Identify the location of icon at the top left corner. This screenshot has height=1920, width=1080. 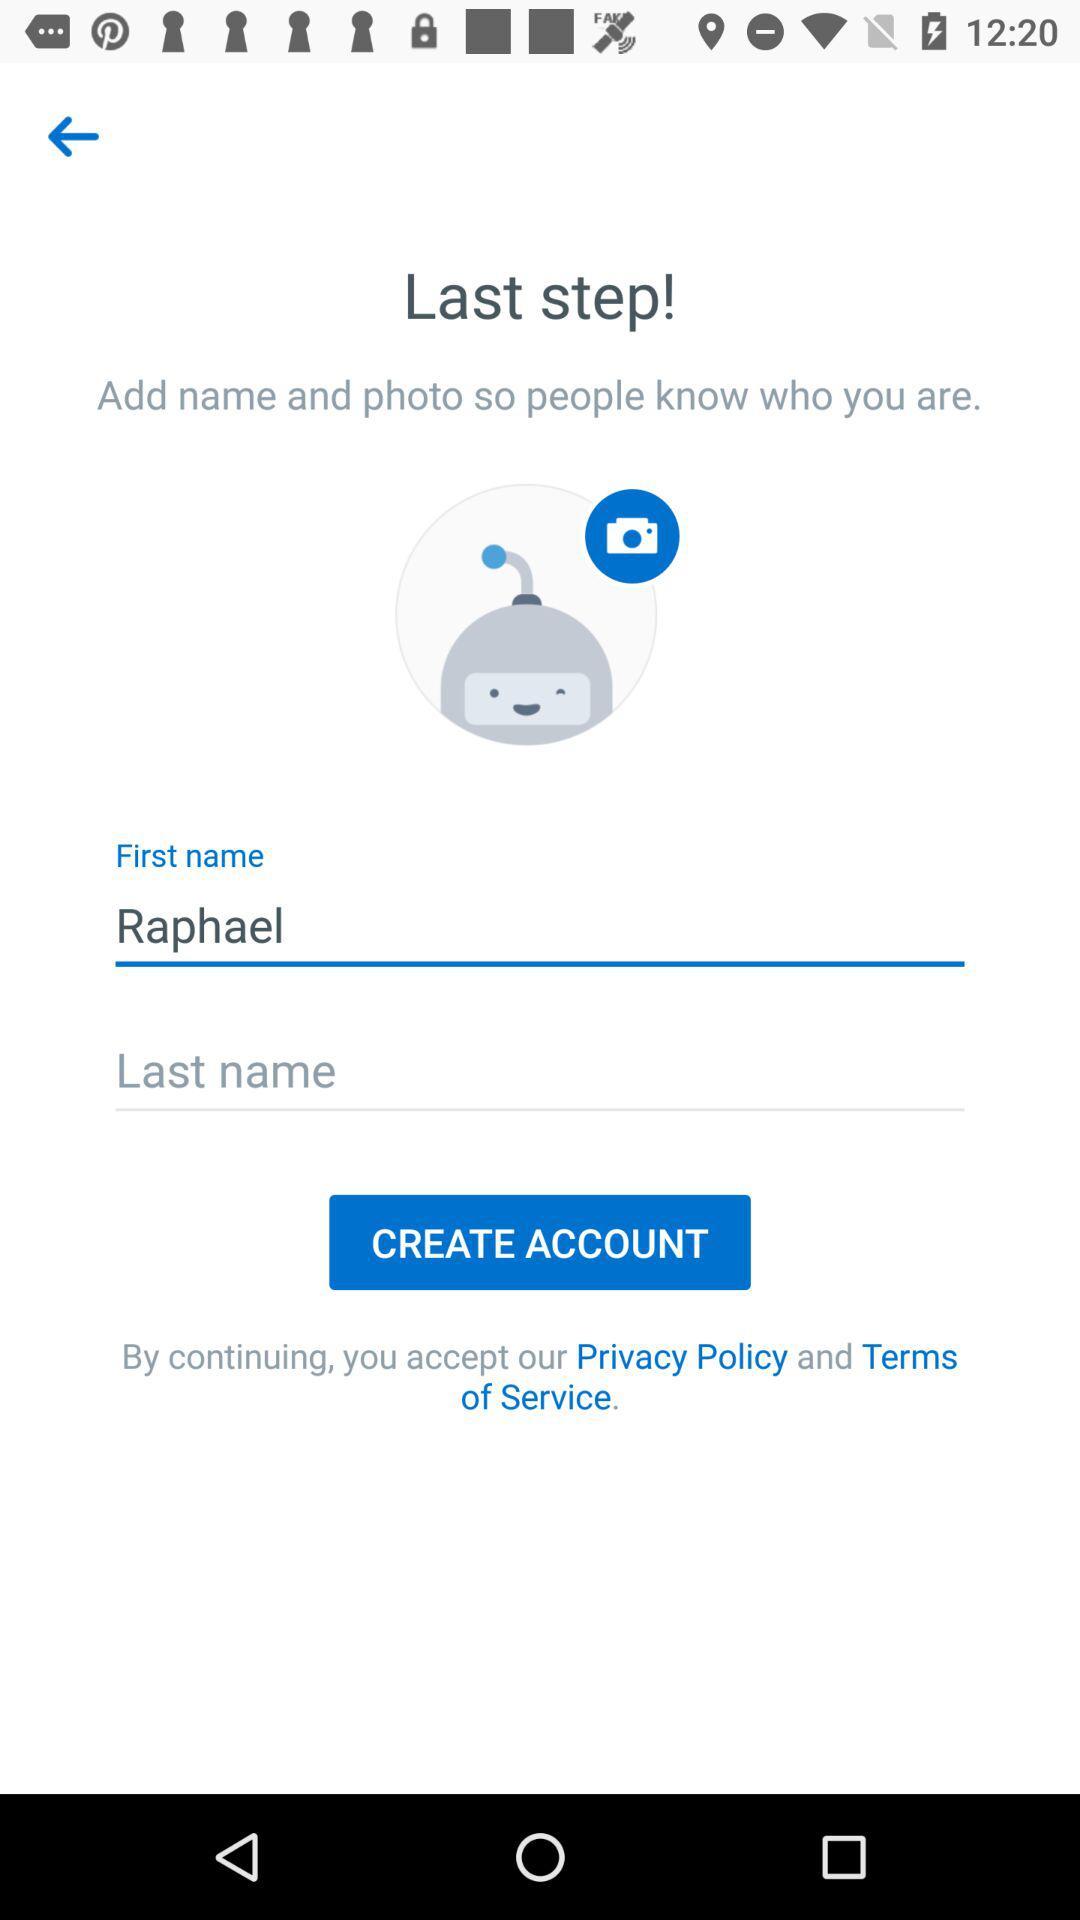
(72, 135).